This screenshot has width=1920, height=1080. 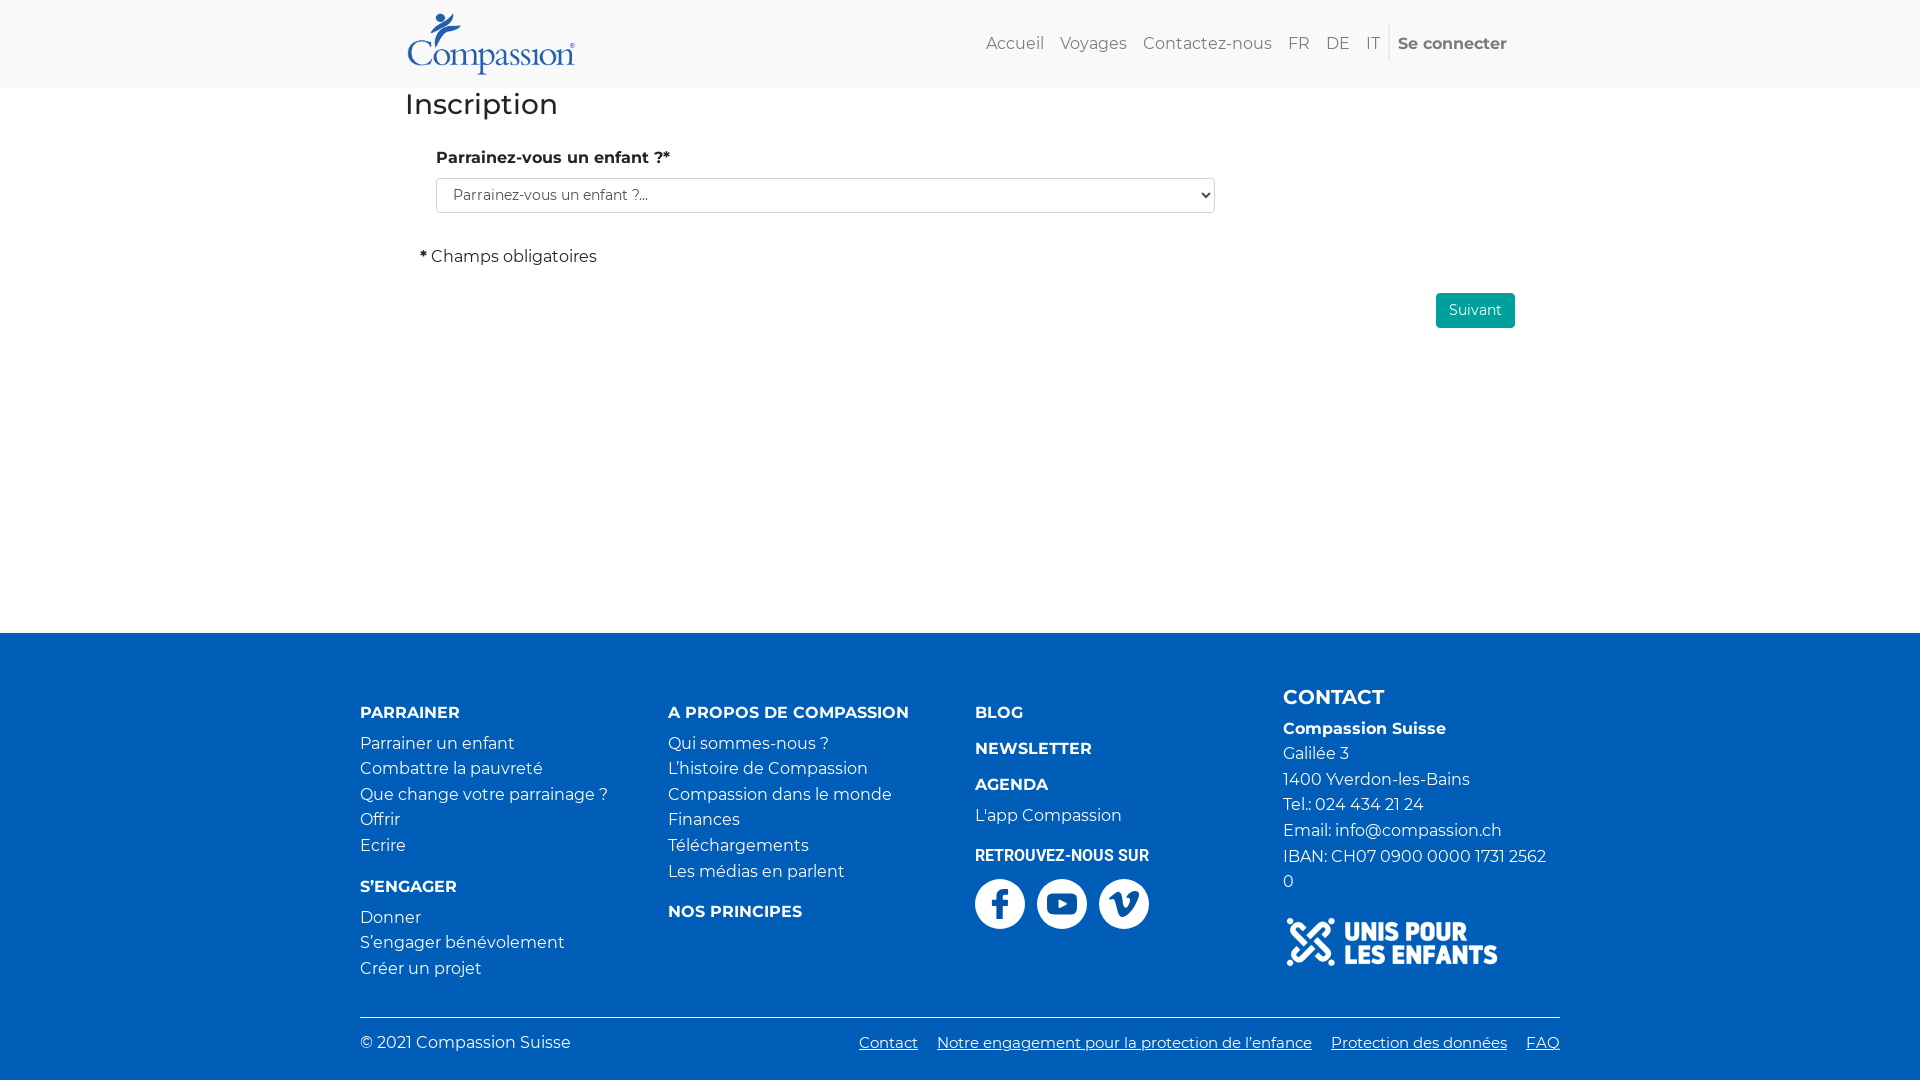 What do you see at coordinates (1299, 43) in the screenshot?
I see `'FR'` at bounding box center [1299, 43].